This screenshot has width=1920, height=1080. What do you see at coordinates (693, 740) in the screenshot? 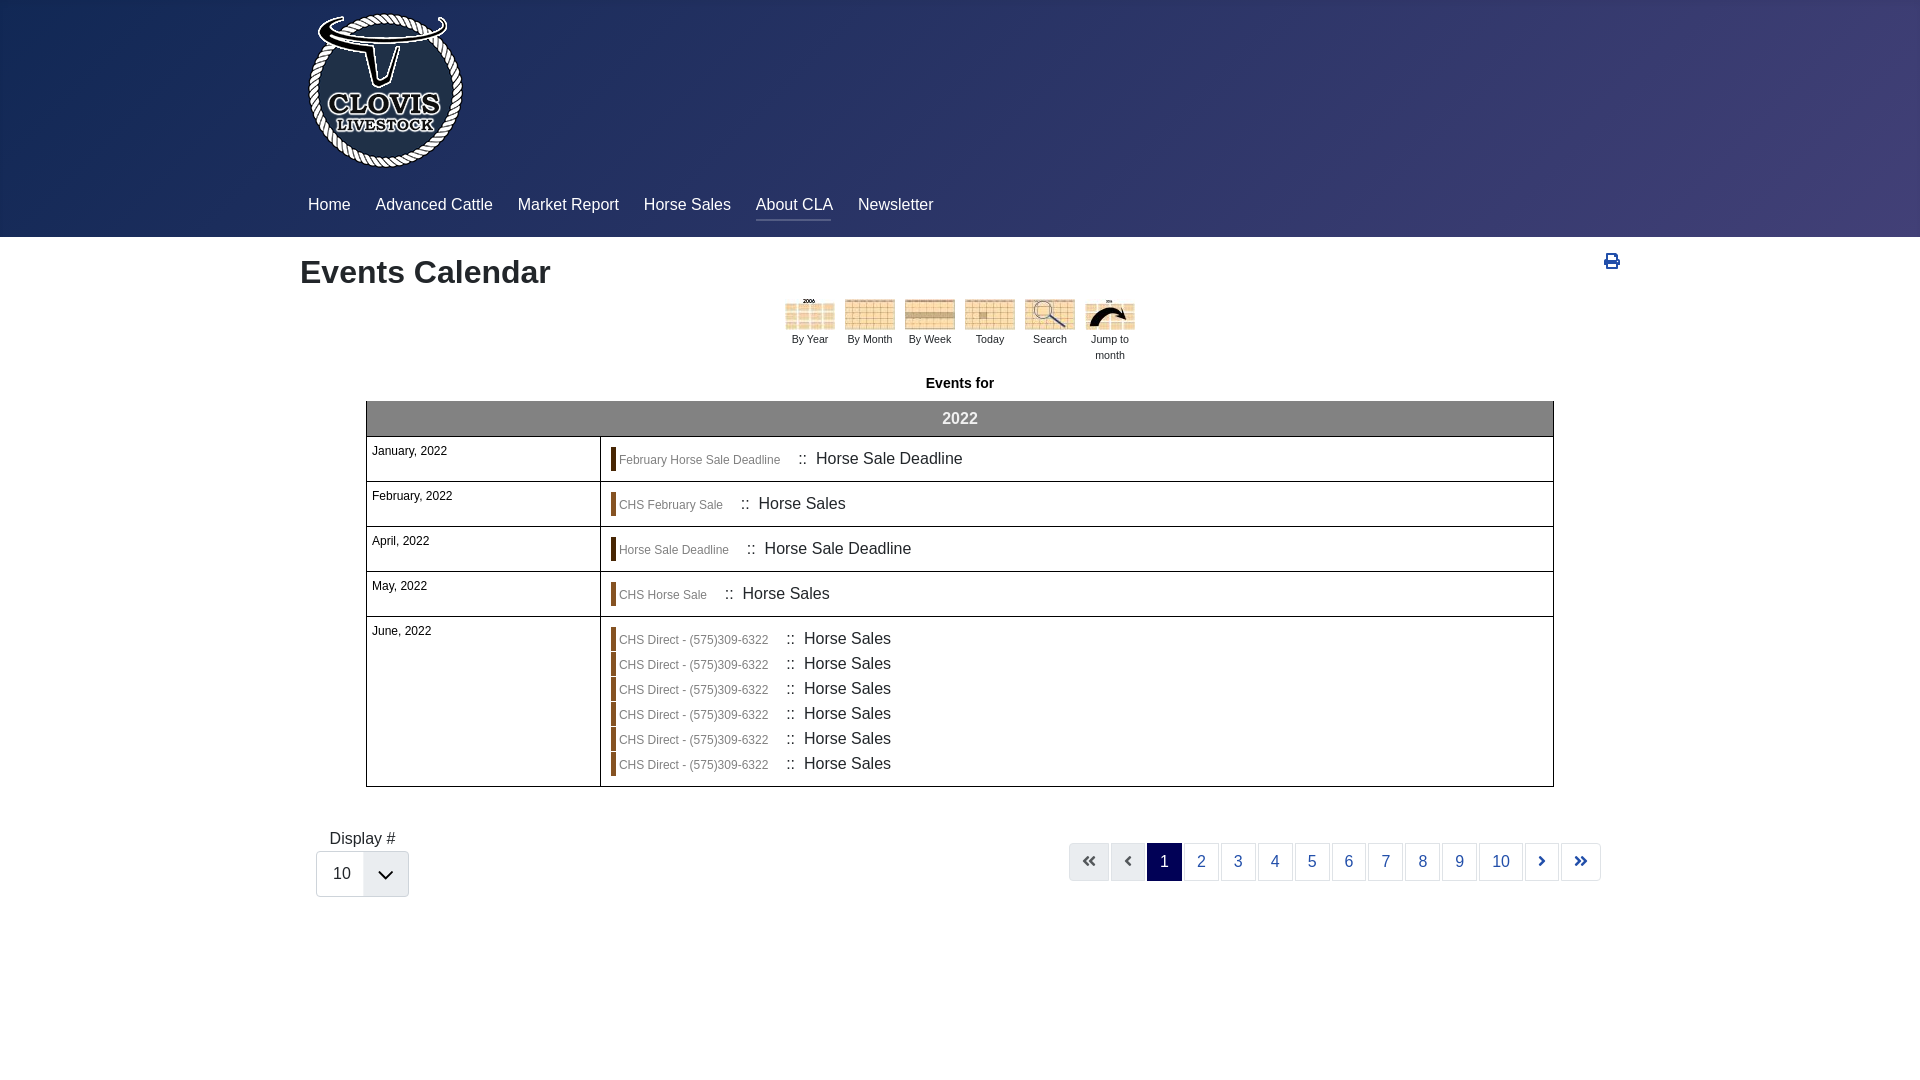
I see `'CHS Direct - (575)309-6322'` at bounding box center [693, 740].